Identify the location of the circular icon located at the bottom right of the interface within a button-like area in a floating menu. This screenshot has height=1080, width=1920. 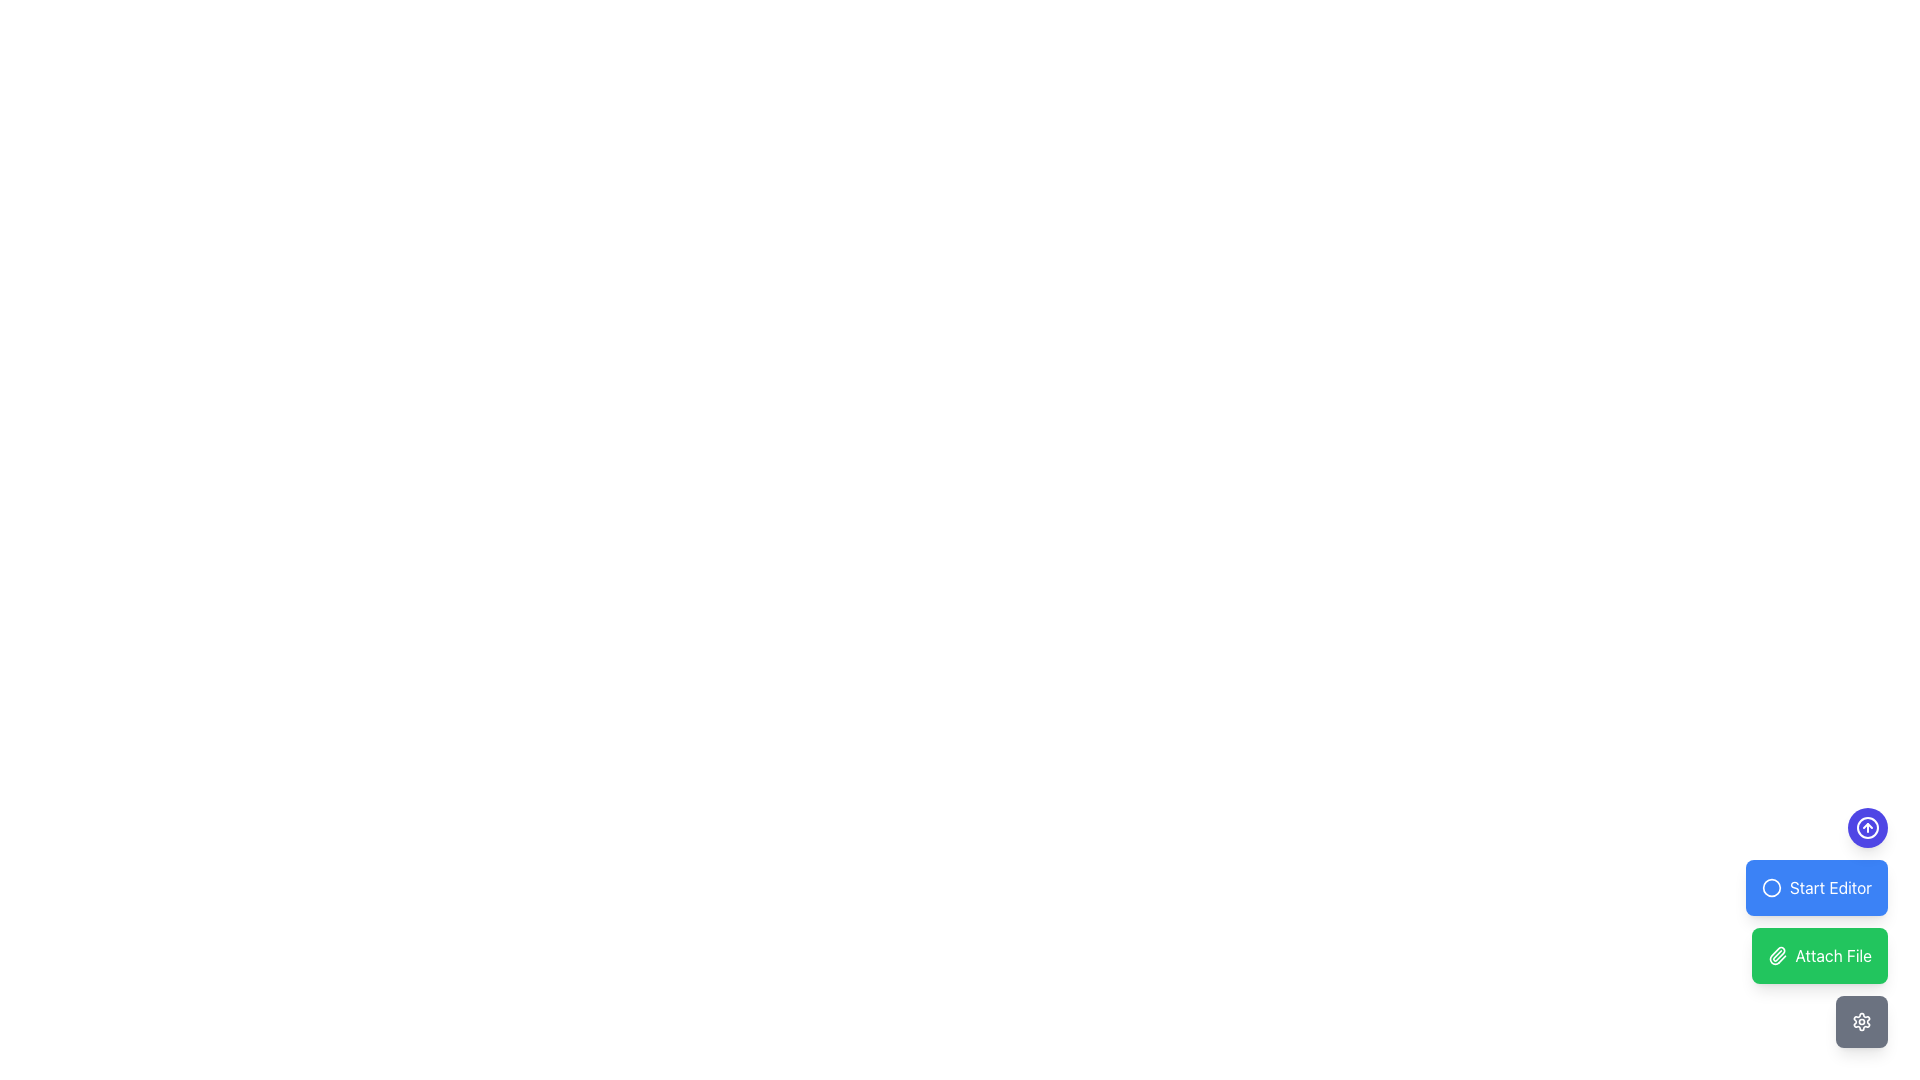
(1771, 886).